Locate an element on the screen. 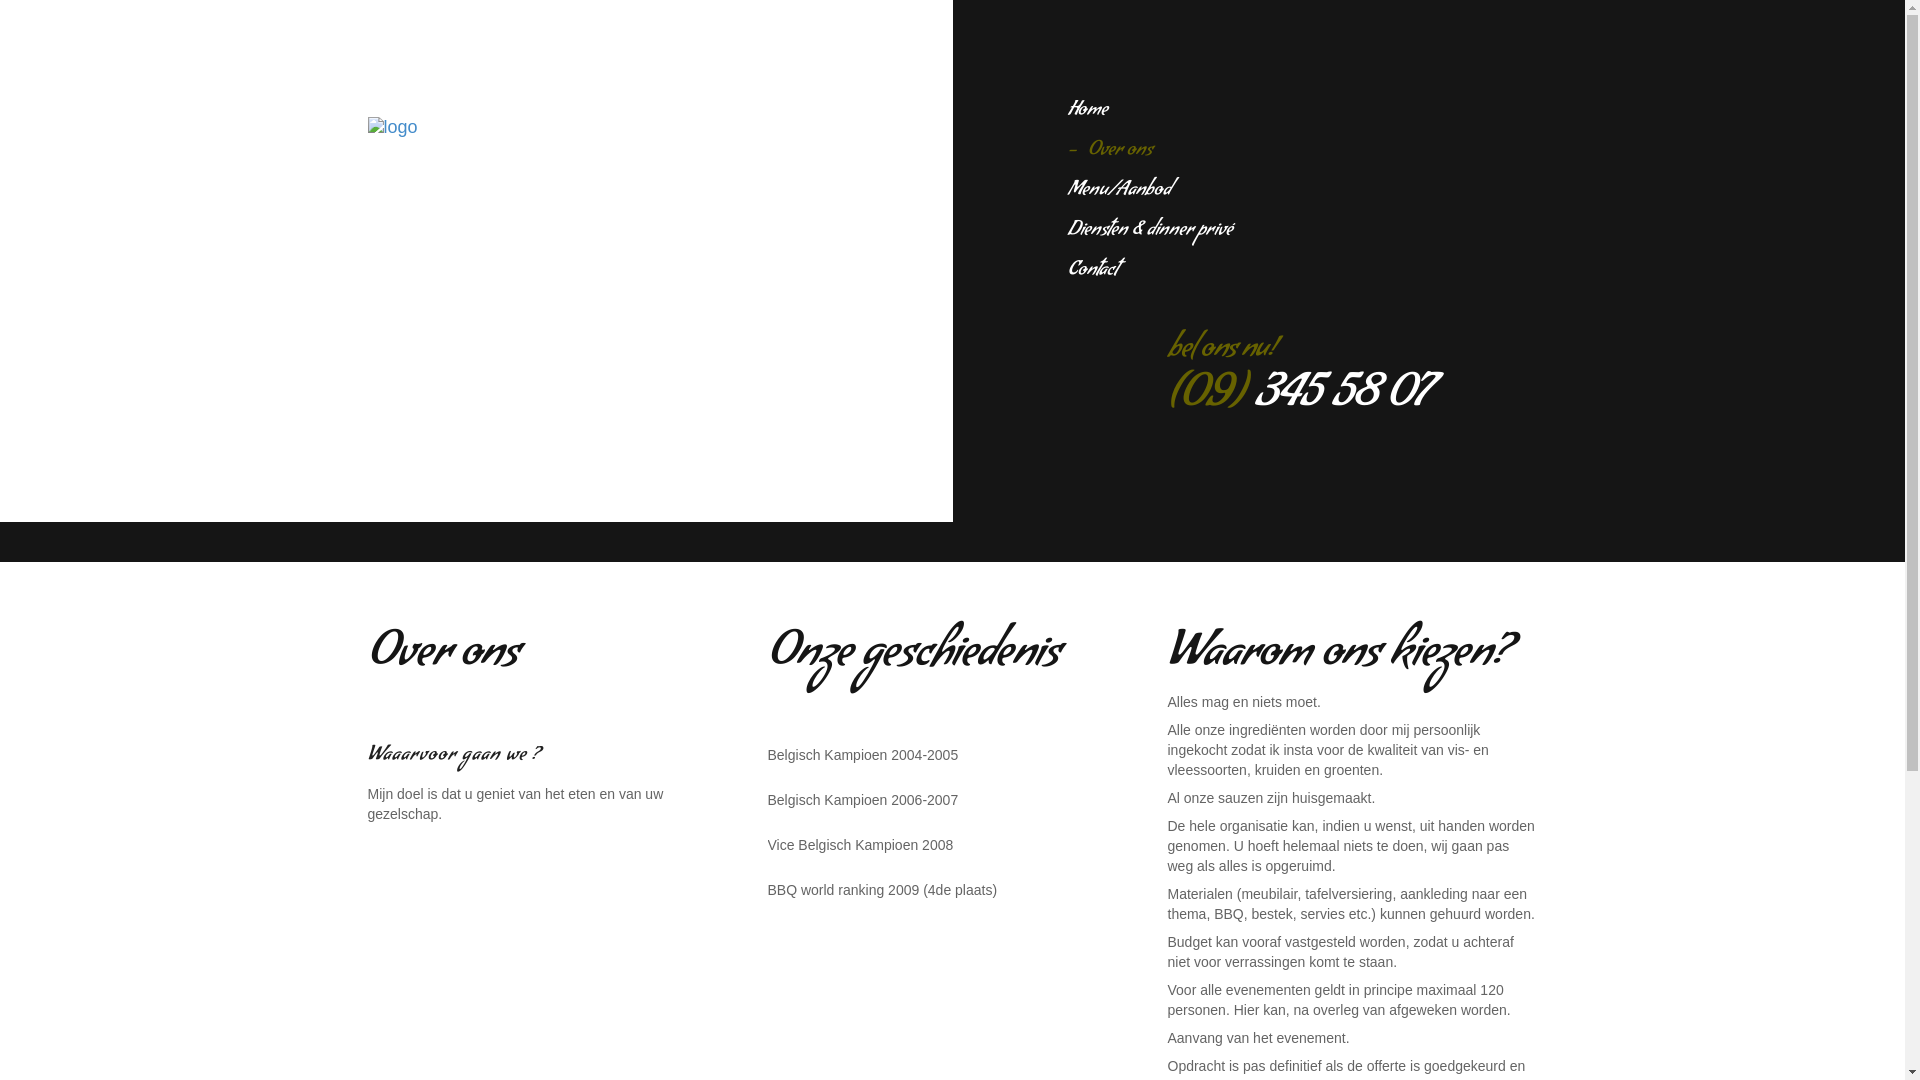  '(09) 345 58 07' is located at coordinates (1297, 399).